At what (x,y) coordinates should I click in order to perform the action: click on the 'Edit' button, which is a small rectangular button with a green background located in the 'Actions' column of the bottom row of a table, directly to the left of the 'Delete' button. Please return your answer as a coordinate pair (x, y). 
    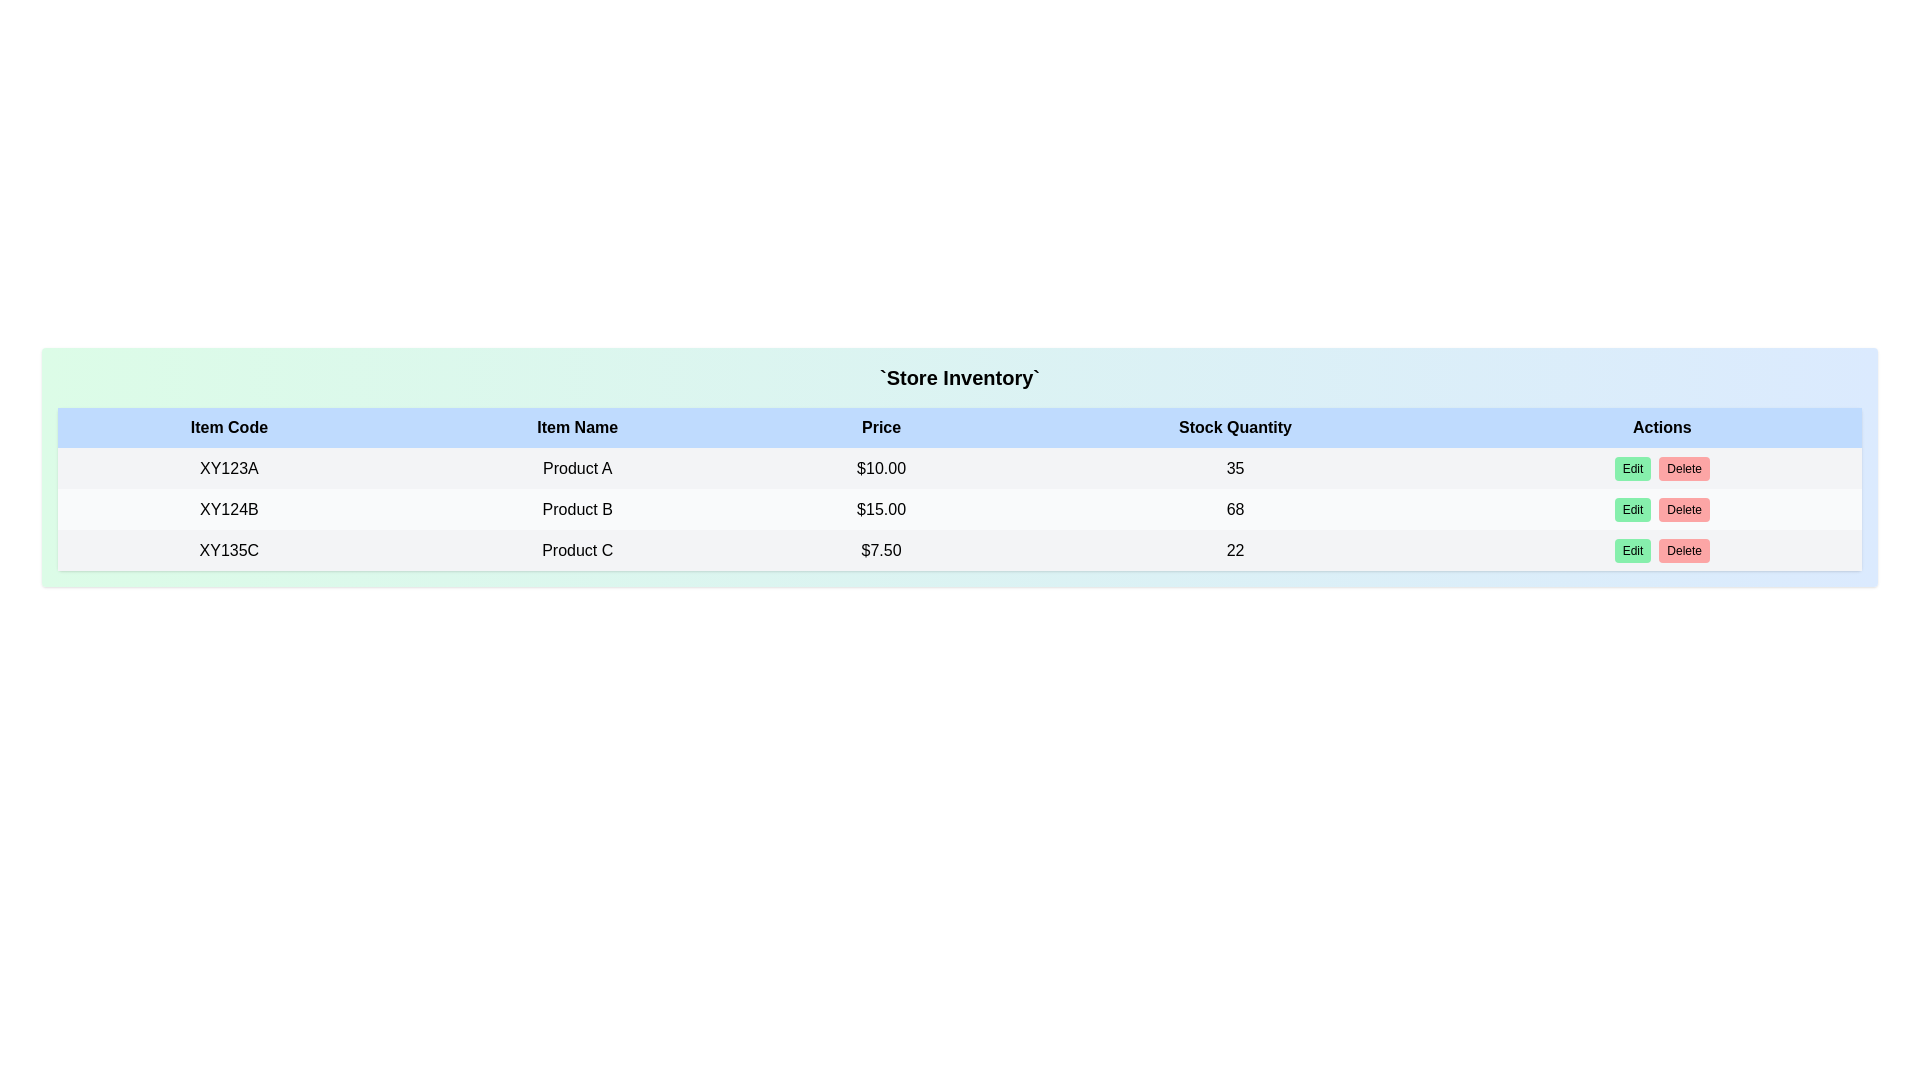
    Looking at the image, I should click on (1632, 551).